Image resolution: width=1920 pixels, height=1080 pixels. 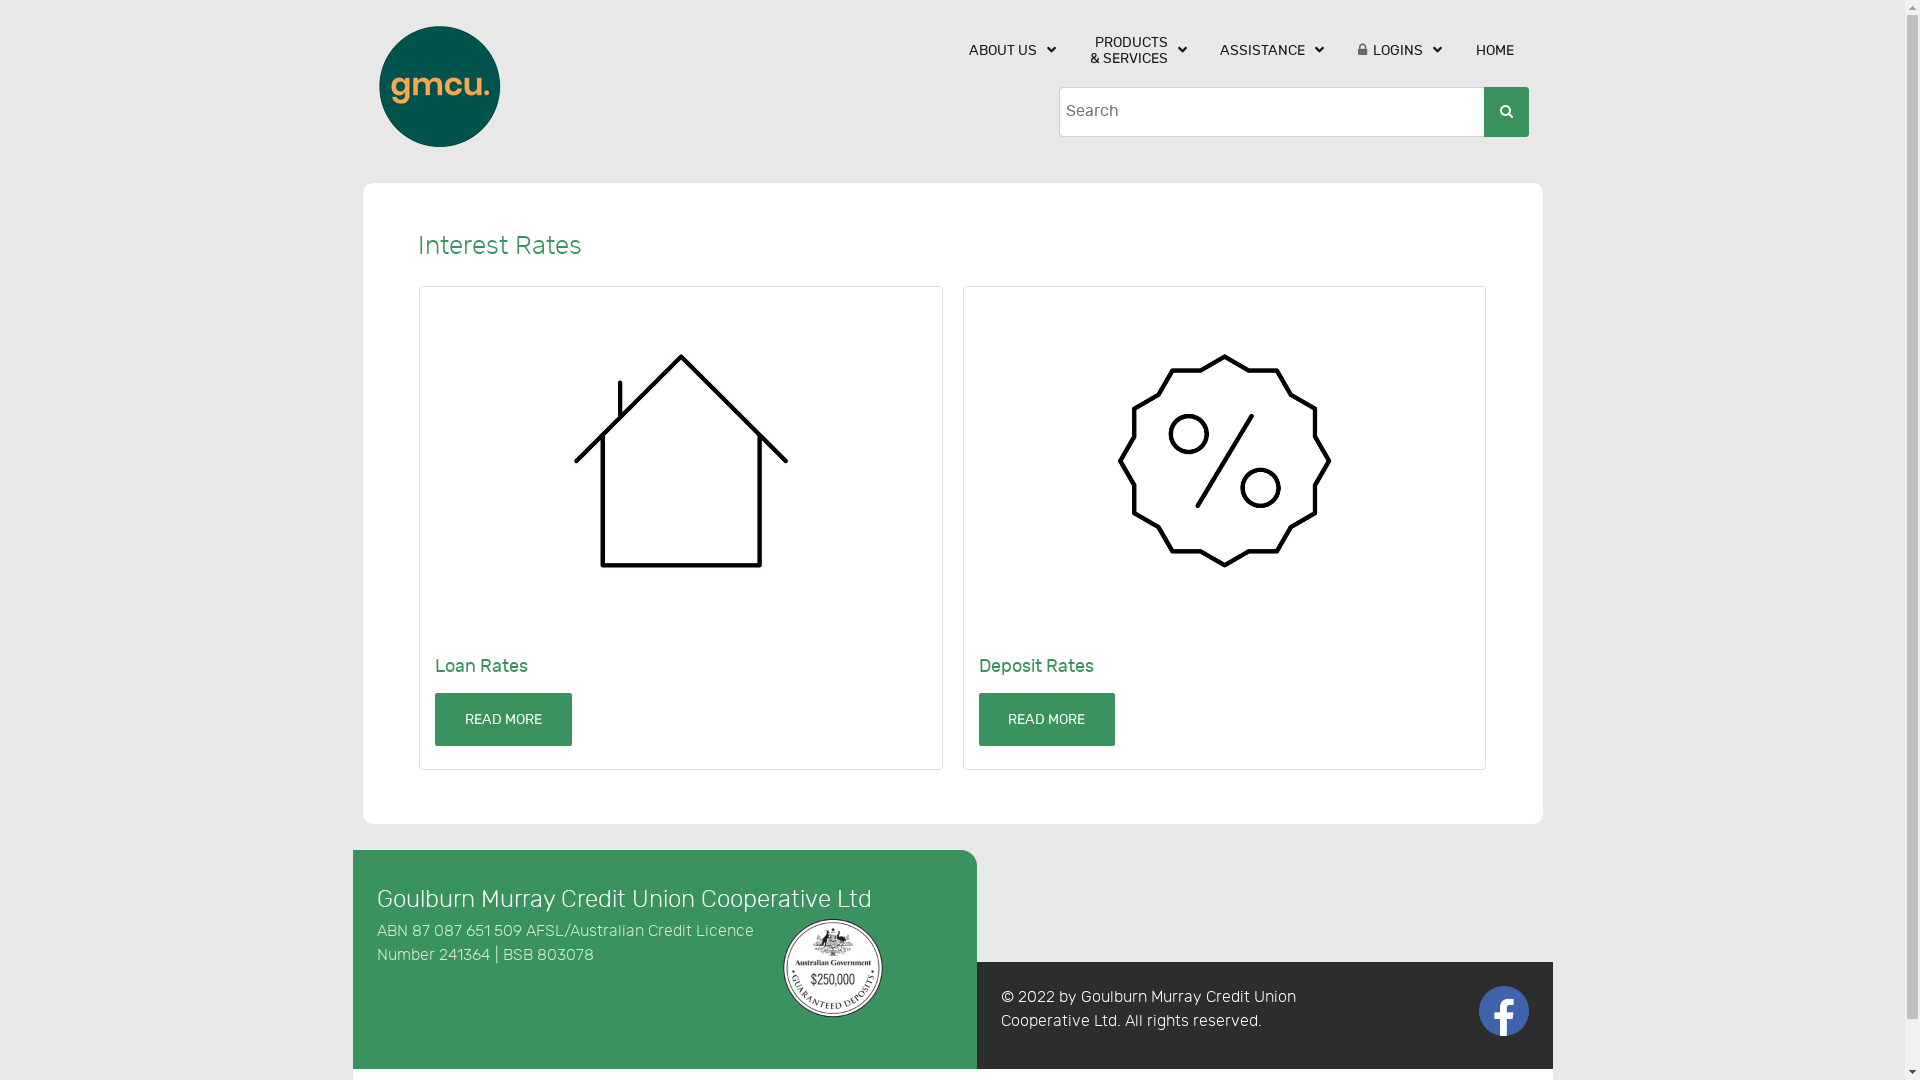 I want to click on 'HOME', so click(x=1494, y=49).